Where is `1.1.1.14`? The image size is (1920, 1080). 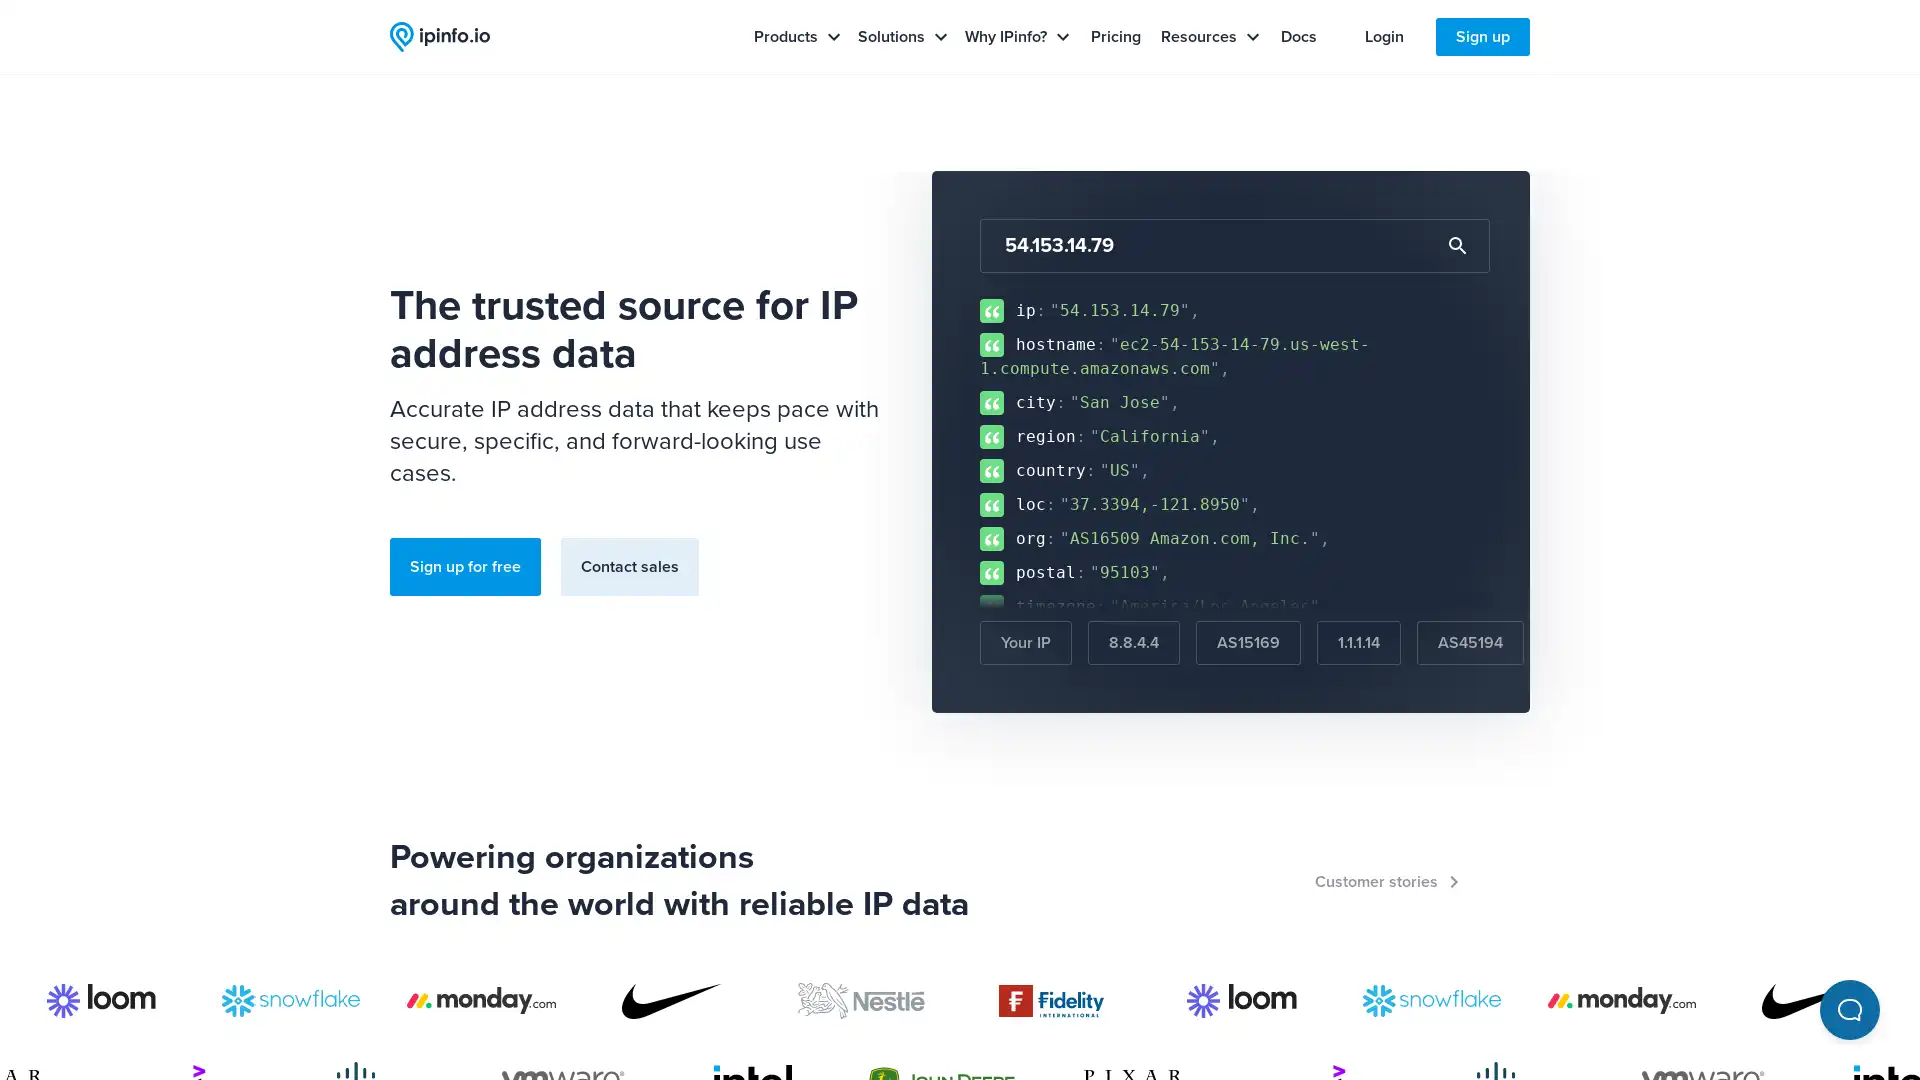 1.1.1.14 is located at coordinates (1358, 643).